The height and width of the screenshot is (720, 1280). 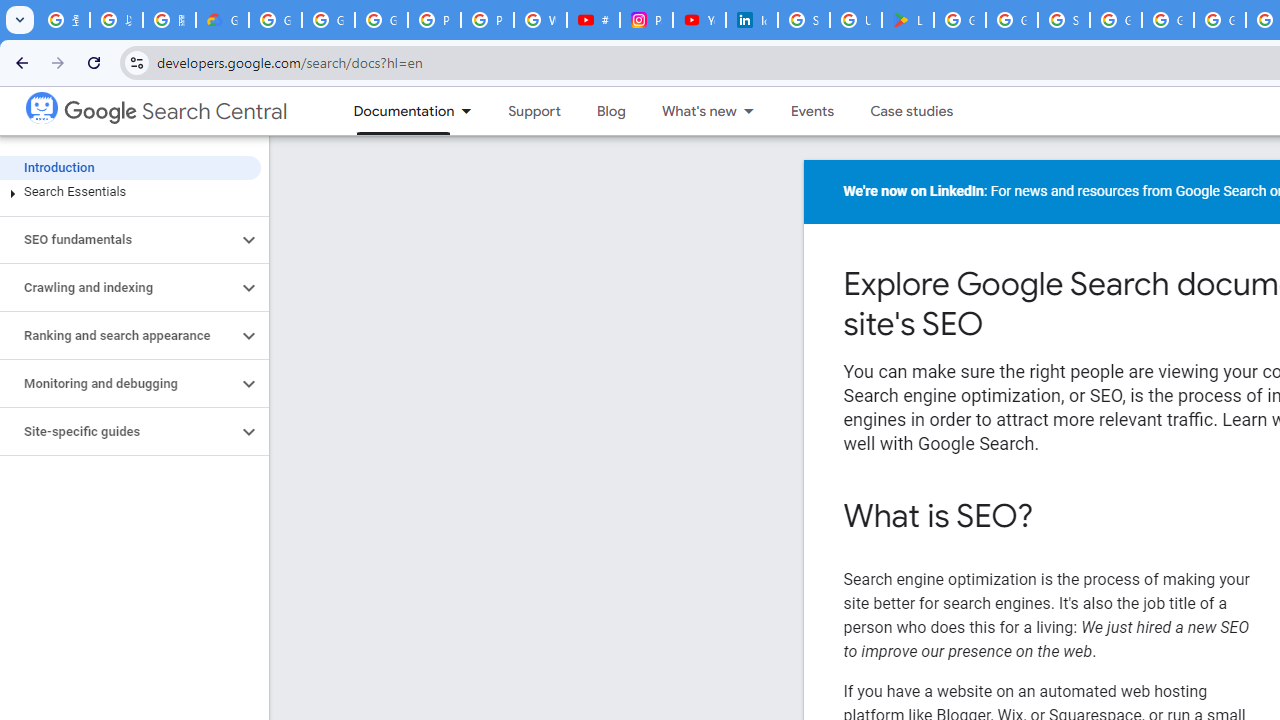 I want to click on 'Dropdown menu for Documentation', so click(x=471, y=111).